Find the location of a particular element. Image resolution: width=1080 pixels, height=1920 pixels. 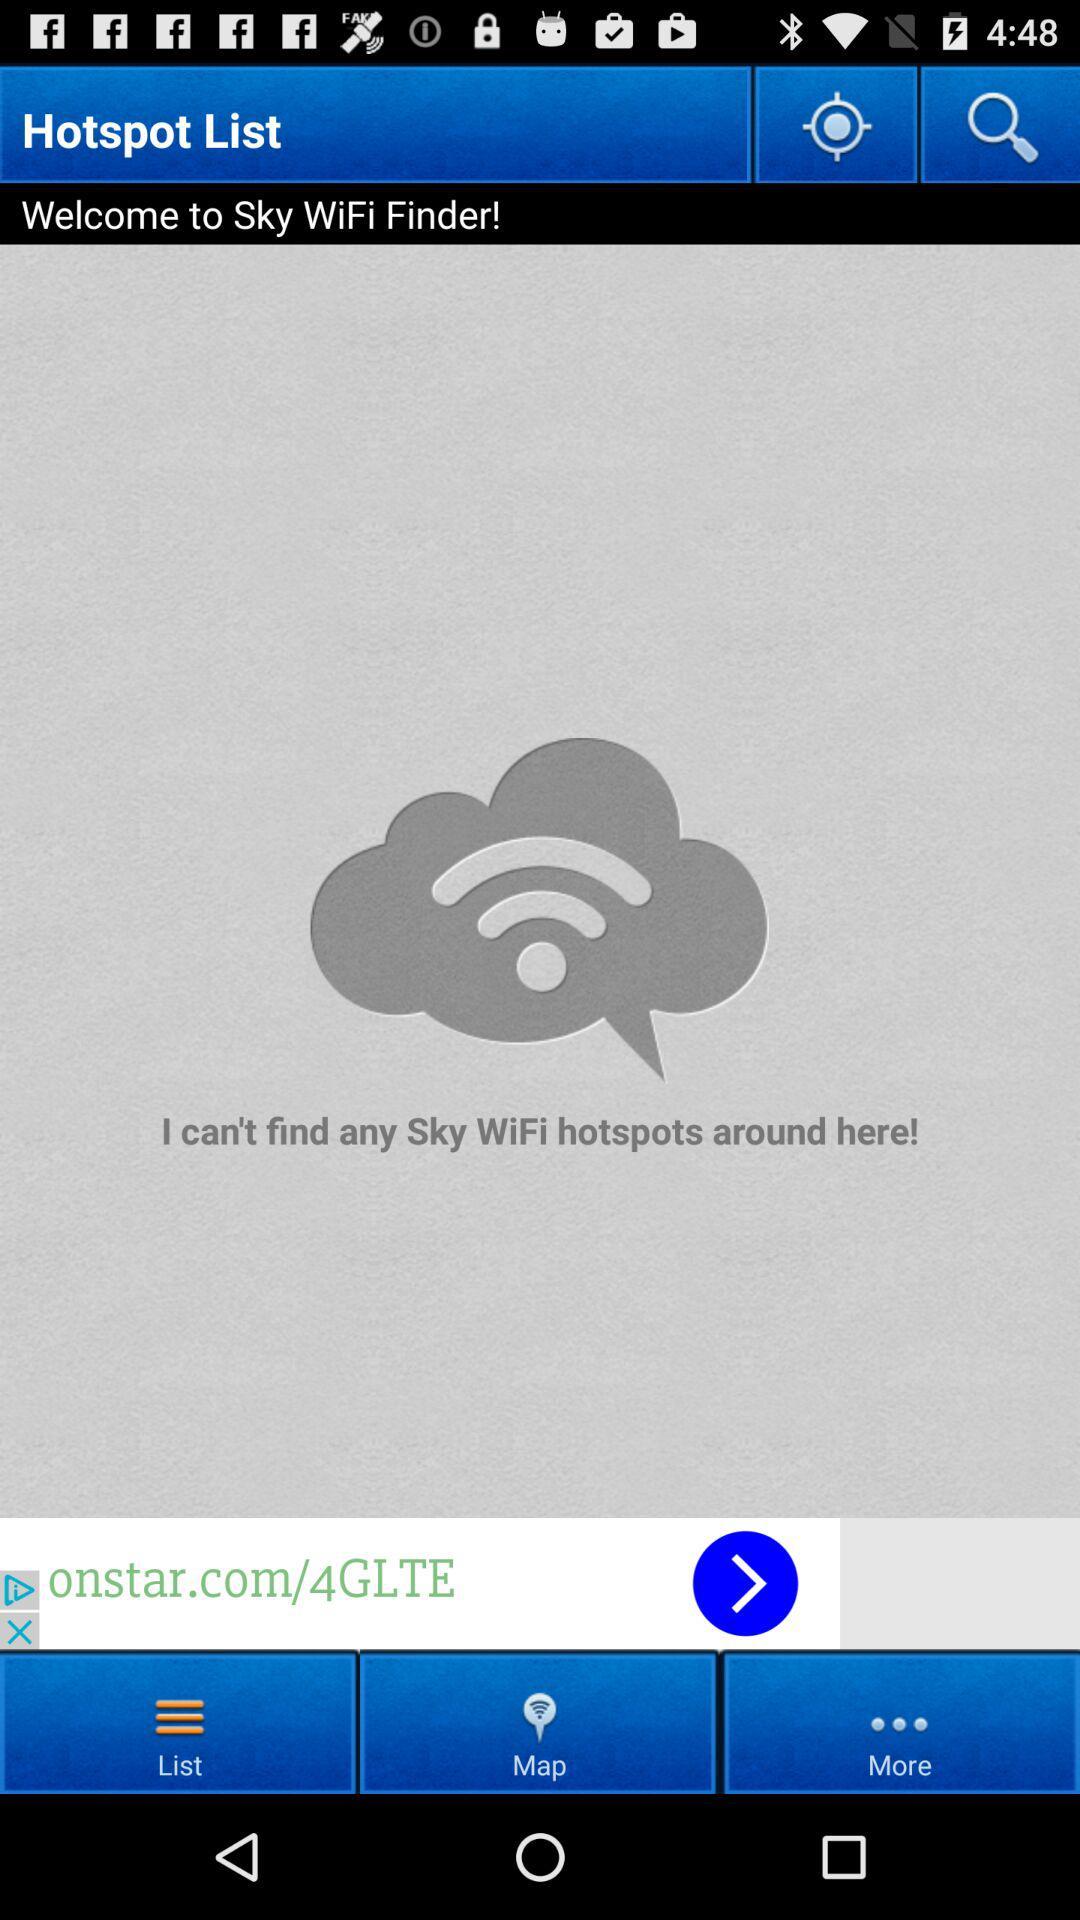

go back is located at coordinates (540, 1582).